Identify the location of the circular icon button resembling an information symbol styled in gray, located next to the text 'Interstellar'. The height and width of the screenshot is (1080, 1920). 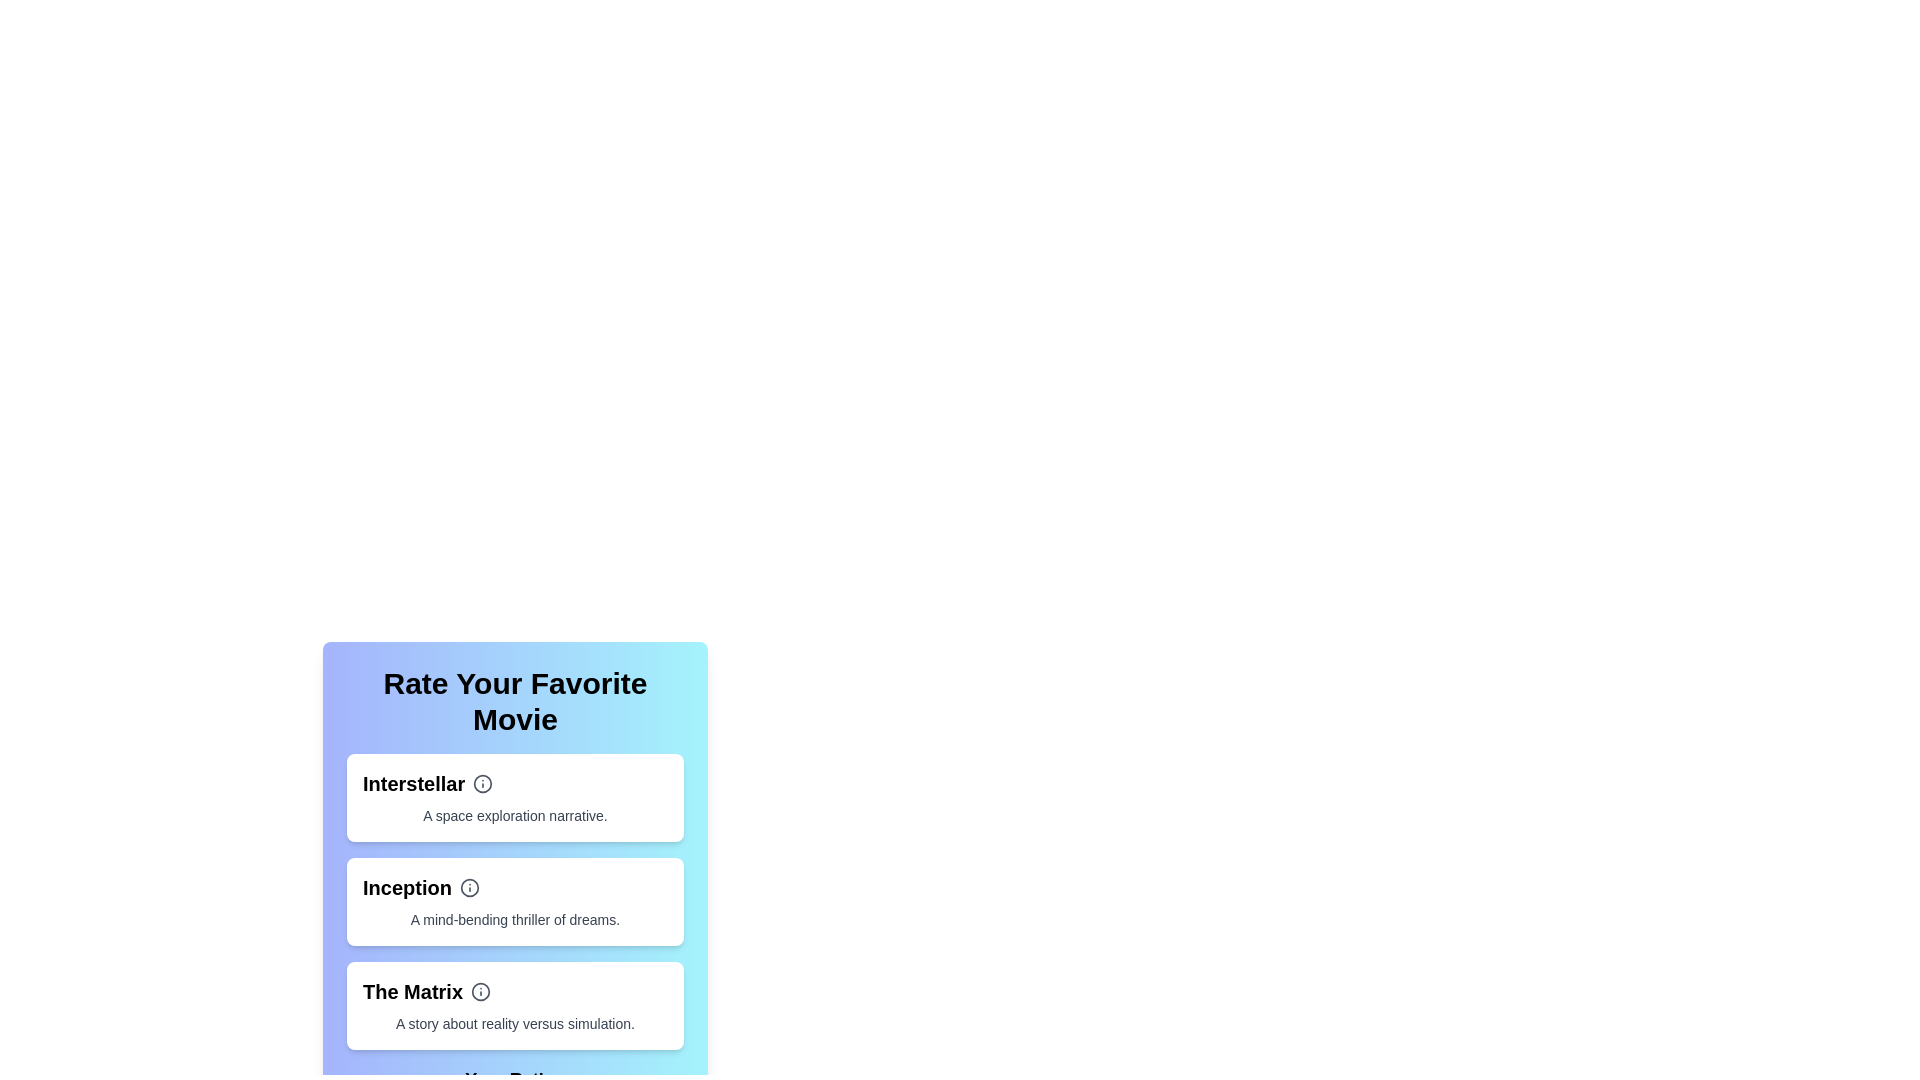
(483, 782).